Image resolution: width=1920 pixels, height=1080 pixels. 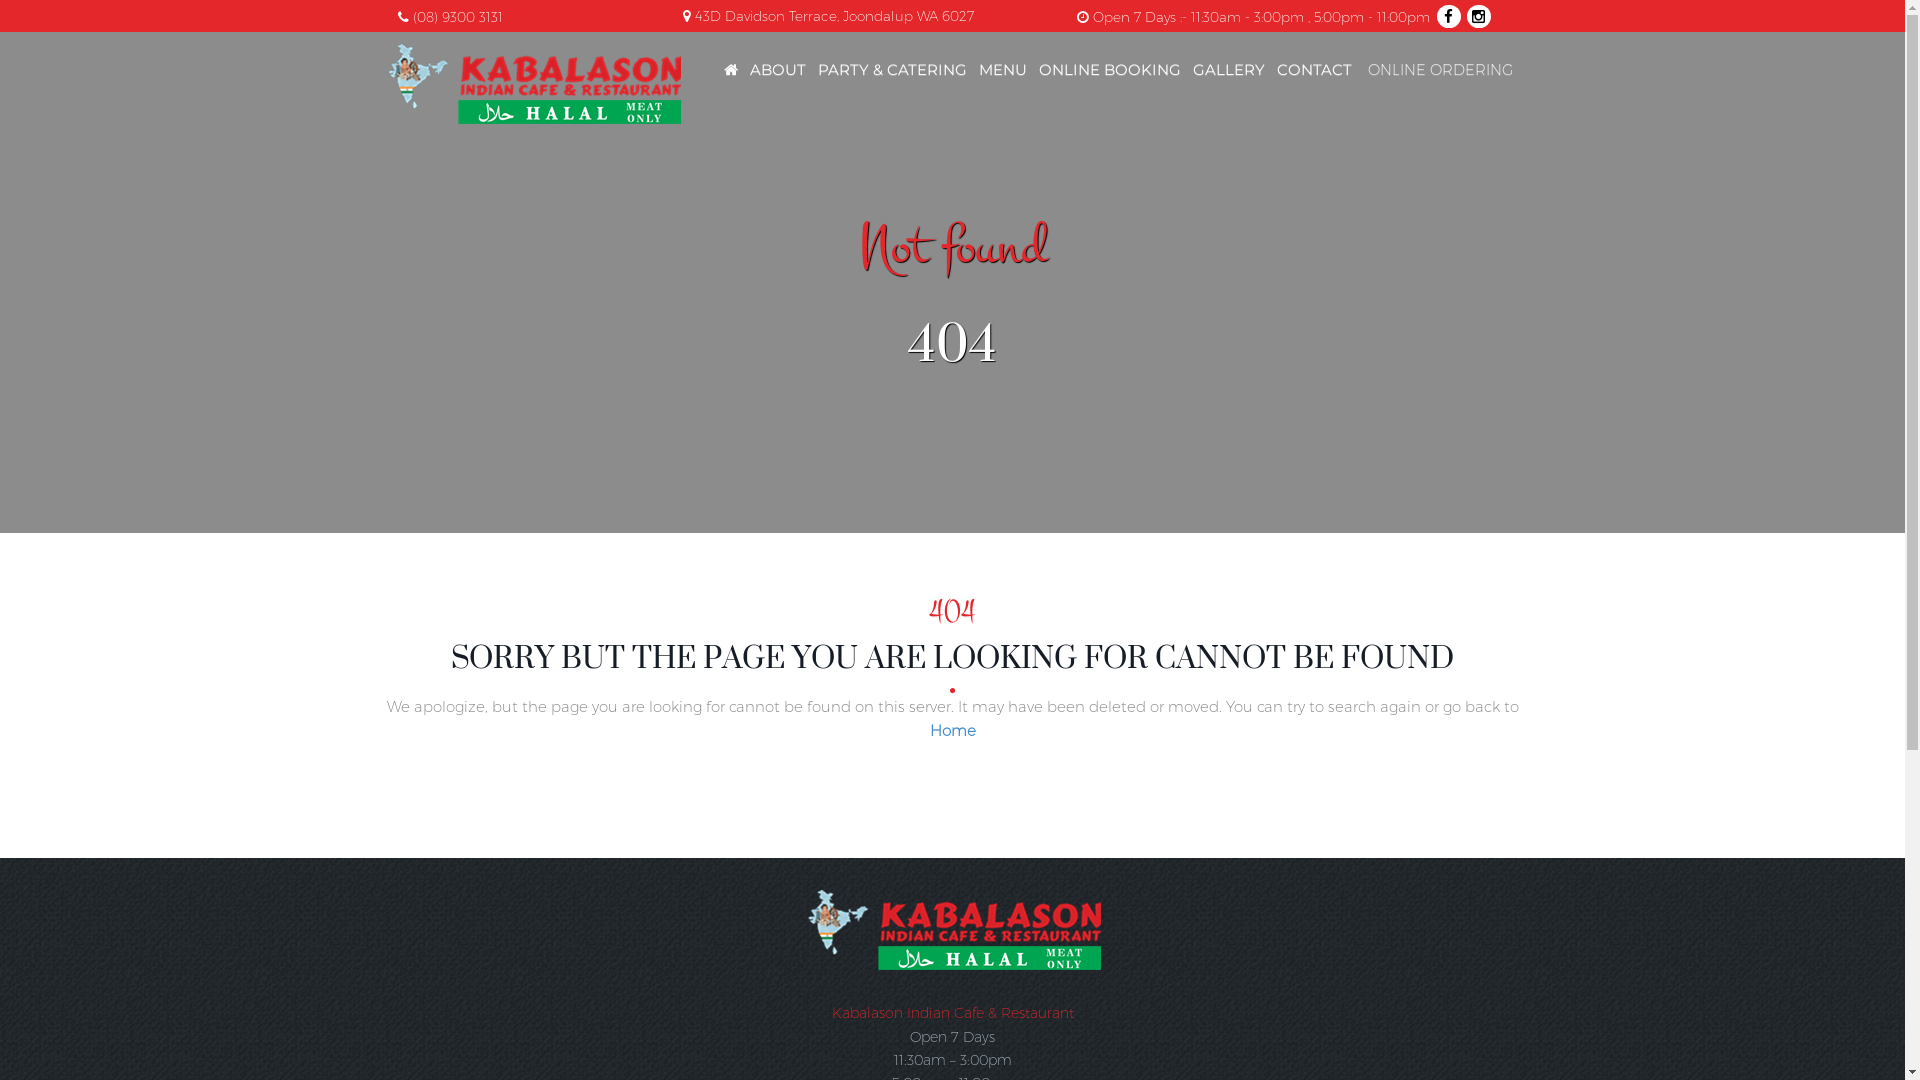 What do you see at coordinates (1002, 68) in the screenshot?
I see `'MENU'` at bounding box center [1002, 68].